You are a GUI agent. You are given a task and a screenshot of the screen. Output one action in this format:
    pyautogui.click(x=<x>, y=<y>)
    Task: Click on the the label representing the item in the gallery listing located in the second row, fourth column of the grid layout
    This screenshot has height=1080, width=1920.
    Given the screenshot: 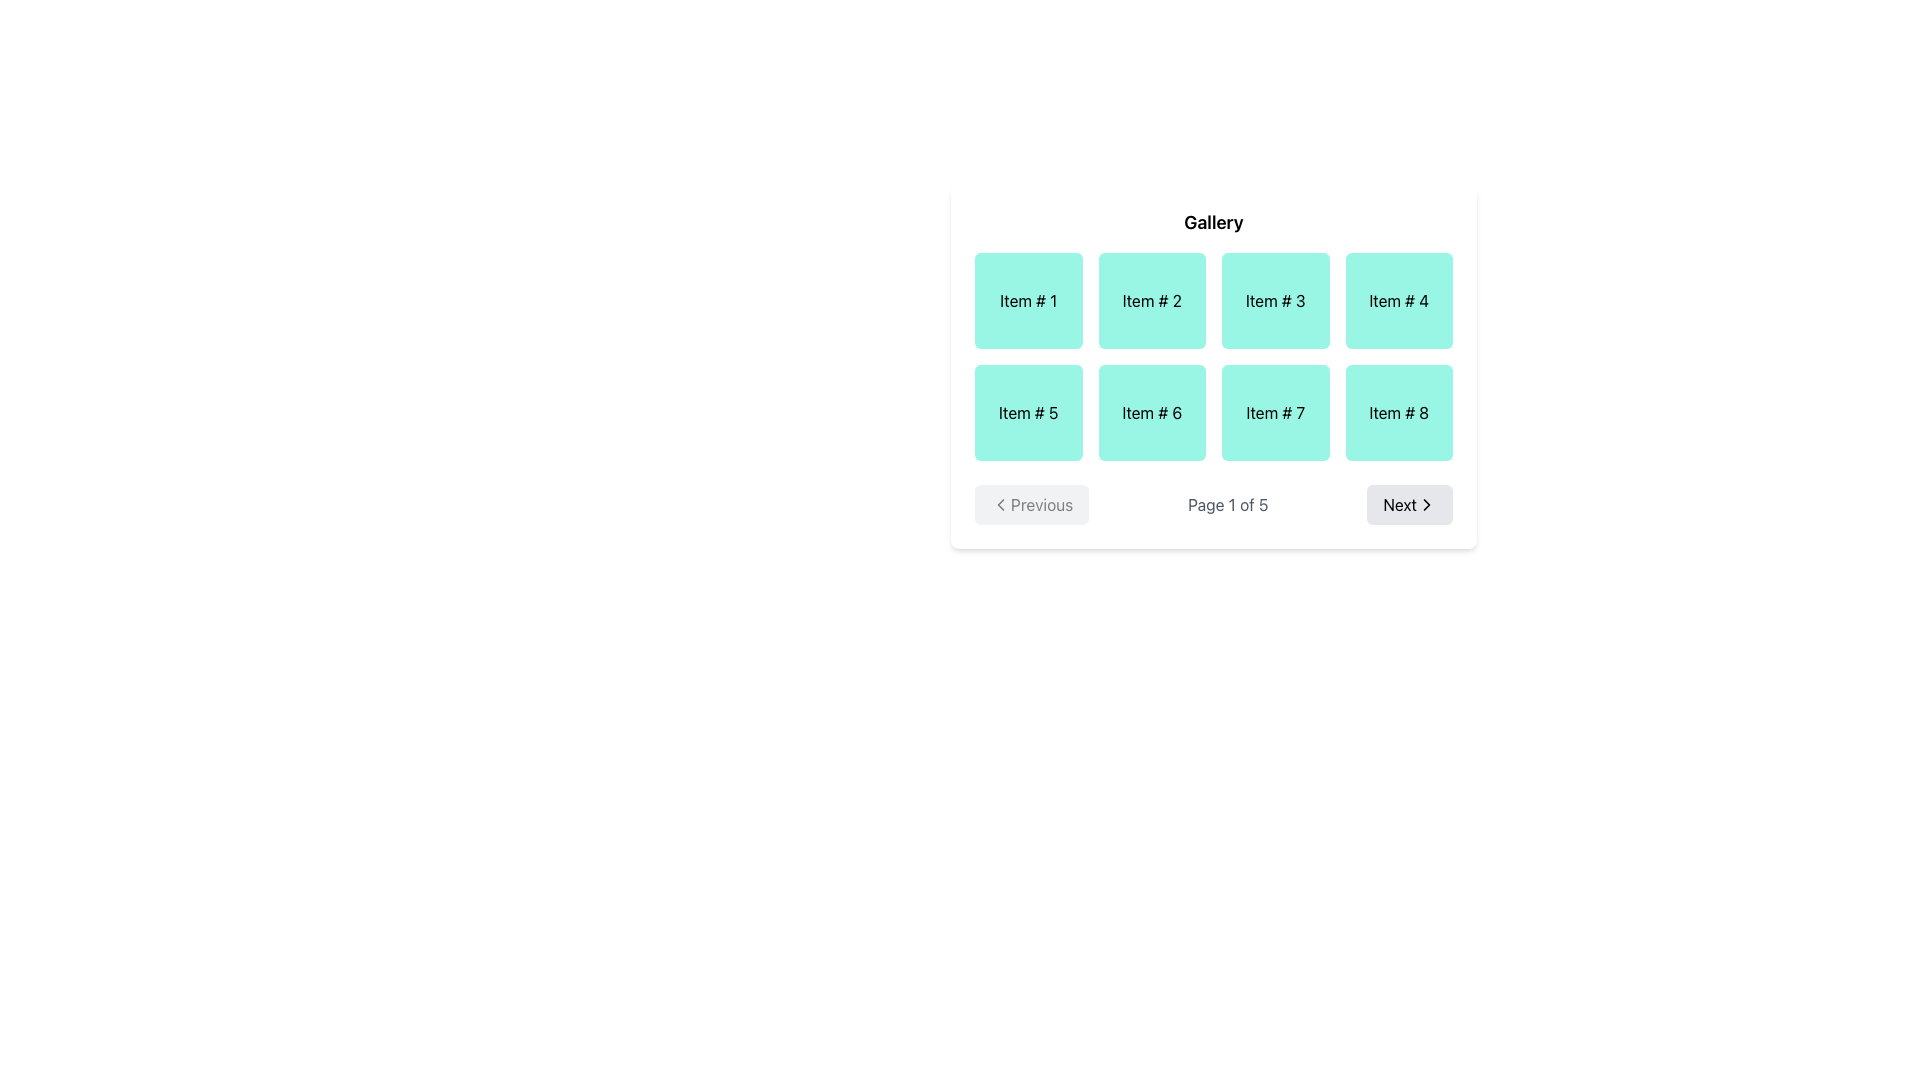 What is the action you would take?
    pyautogui.click(x=1398, y=411)
    